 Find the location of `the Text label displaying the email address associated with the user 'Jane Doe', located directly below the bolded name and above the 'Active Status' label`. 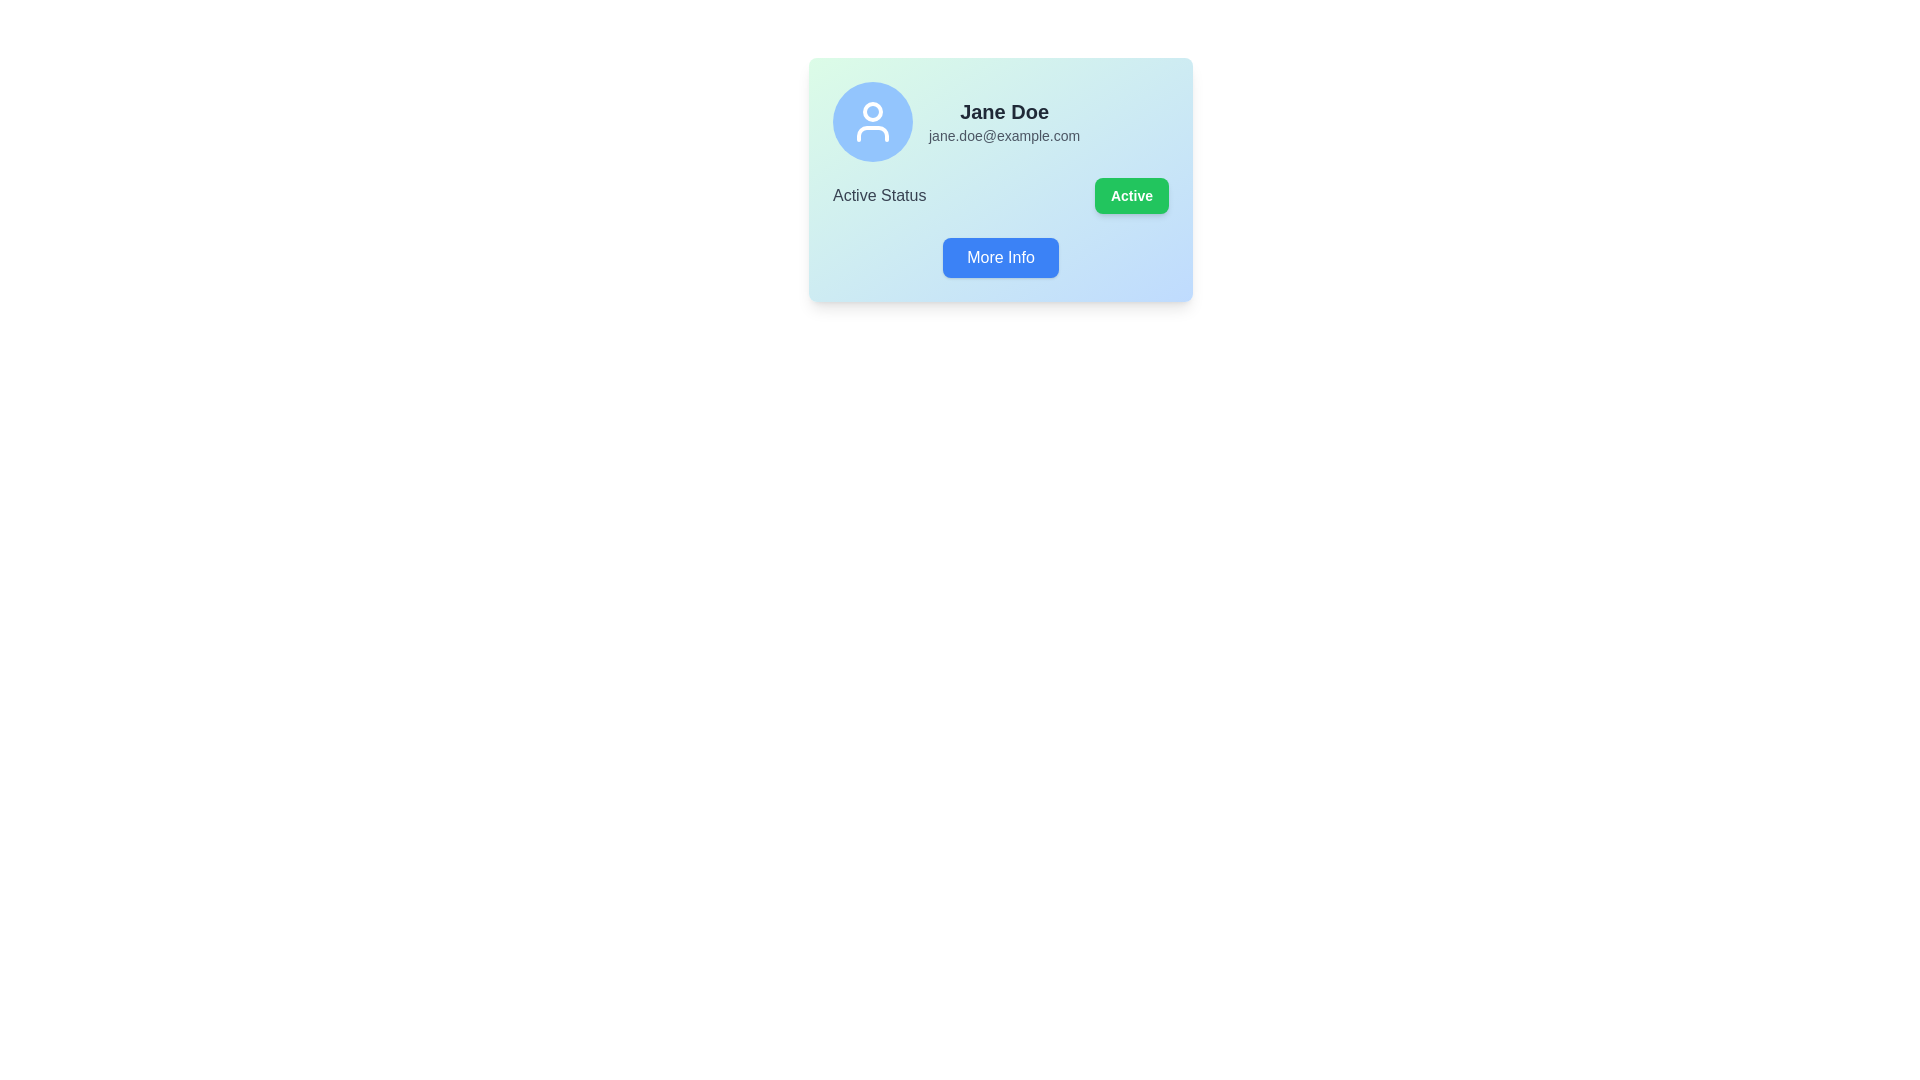

the Text label displaying the email address associated with the user 'Jane Doe', located directly below the bolded name and above the 'Active Status' label is located at coordinates (1004, 135).